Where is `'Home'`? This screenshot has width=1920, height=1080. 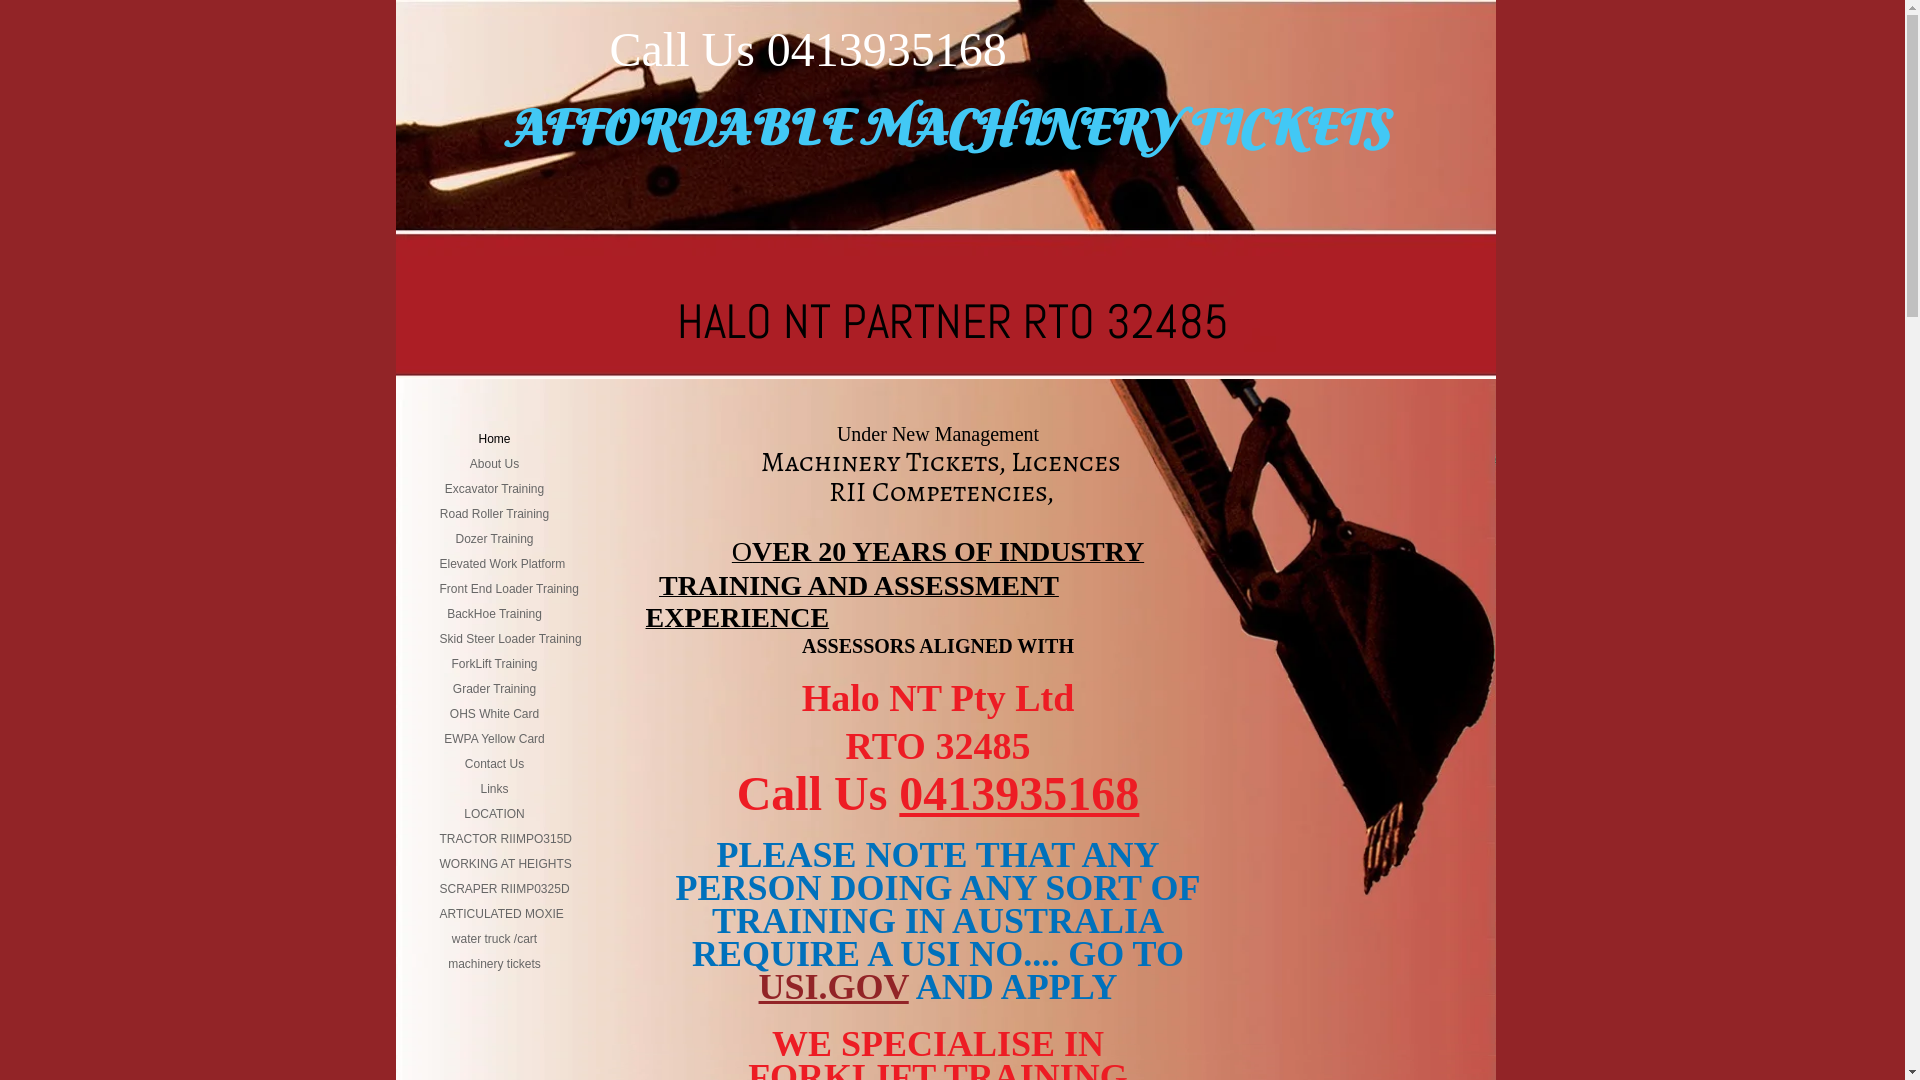
'Home' is located at coordinates (494, 438).